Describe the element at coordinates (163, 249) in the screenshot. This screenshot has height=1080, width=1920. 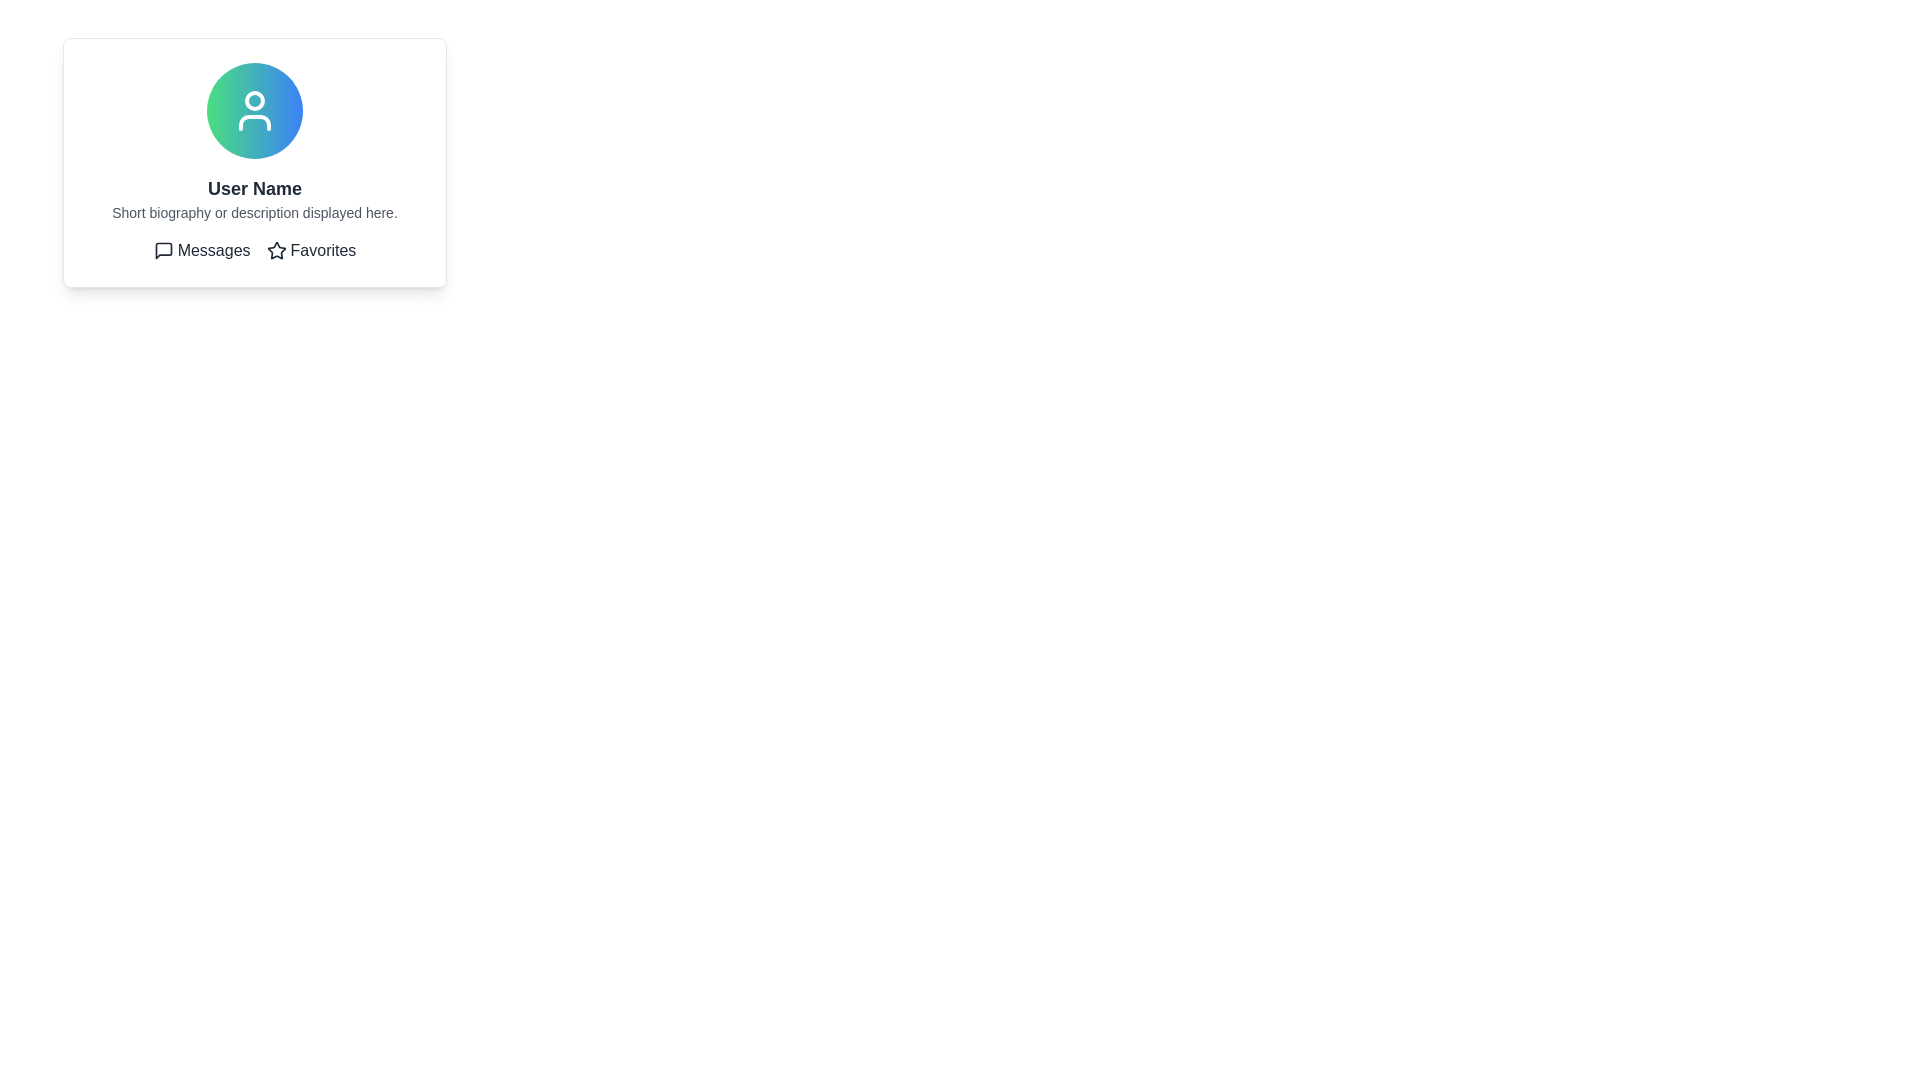
I see `the messaging icon located to the immediate left of the 'Messages' label in the user profile card` at that location.